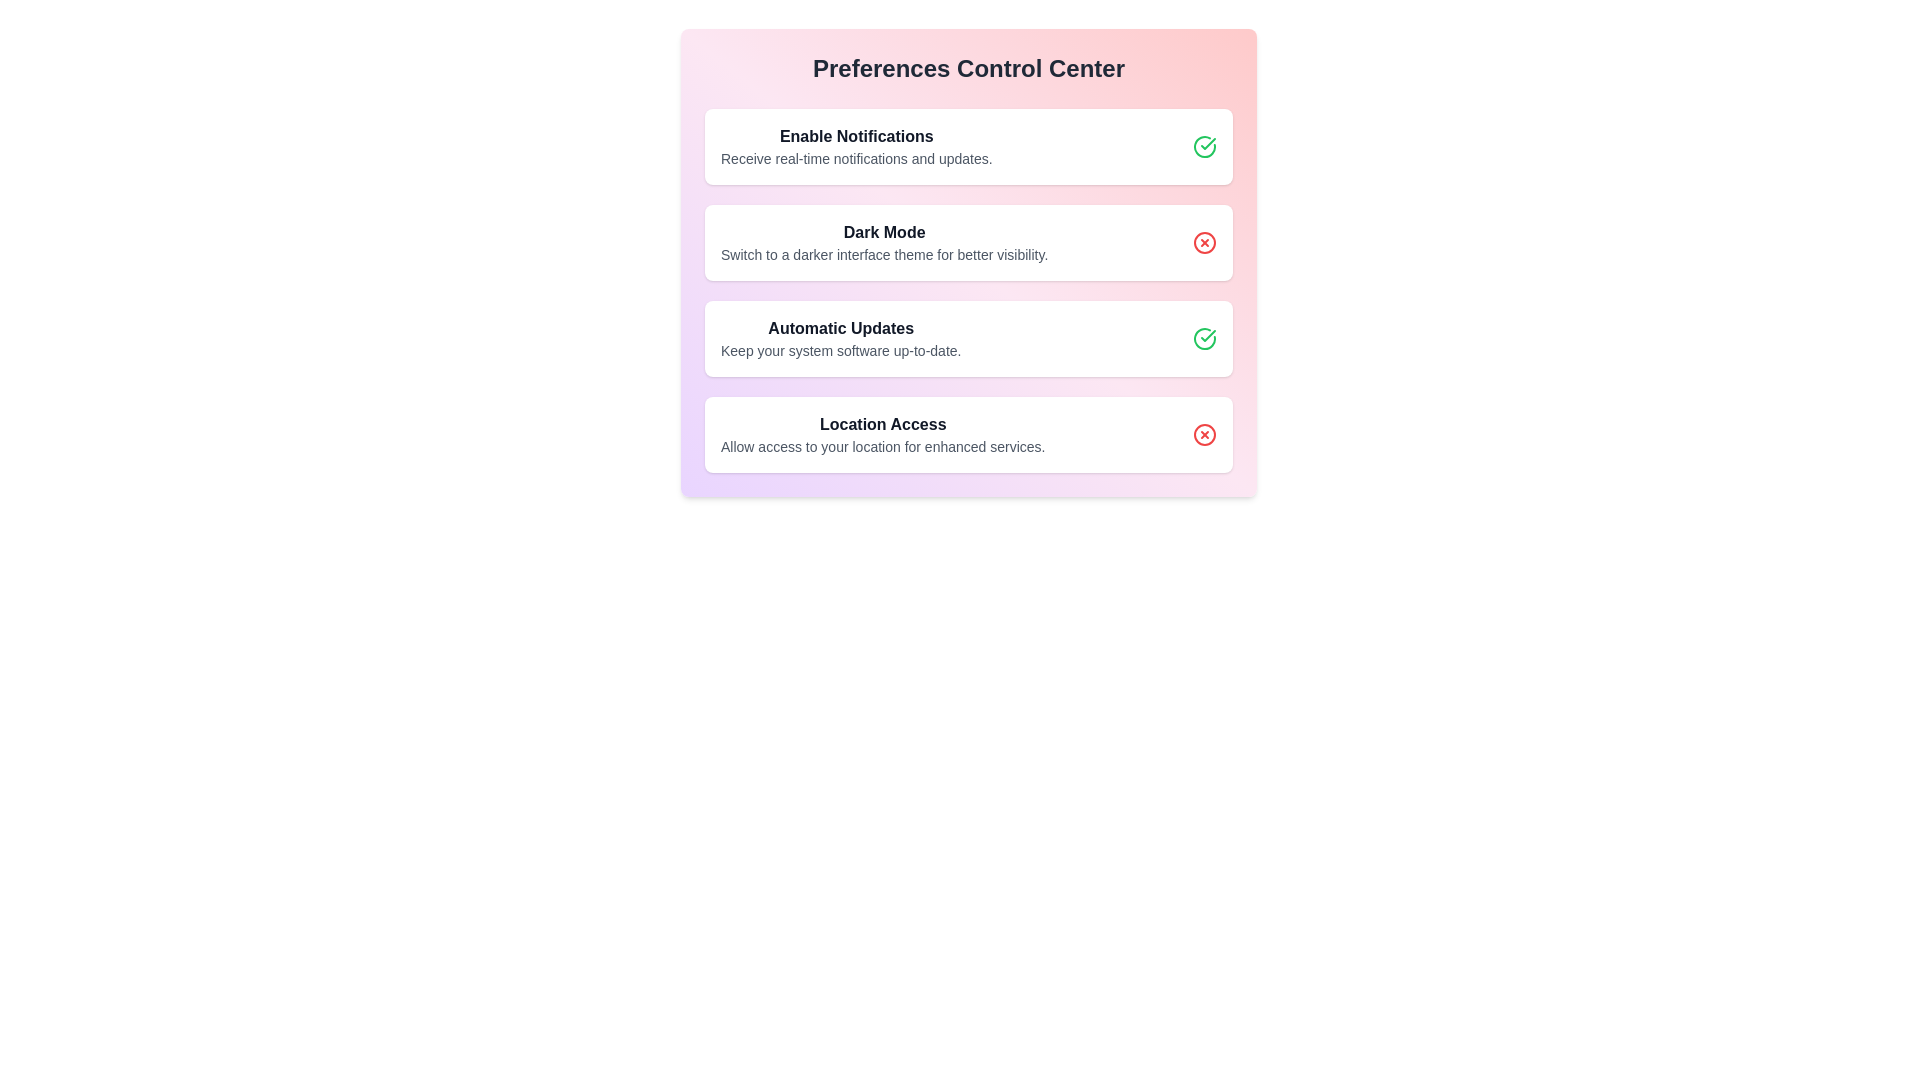 The image size is (1920, 1080). What do you see at coordinates (969, 145) in the screenshot?
I see `text from the informational card titled 'Enable Notifications' located in the Preferences Control Center, which contains a green checkmark icon and provides details about receiving notifications` at bounding box center [969, 145].